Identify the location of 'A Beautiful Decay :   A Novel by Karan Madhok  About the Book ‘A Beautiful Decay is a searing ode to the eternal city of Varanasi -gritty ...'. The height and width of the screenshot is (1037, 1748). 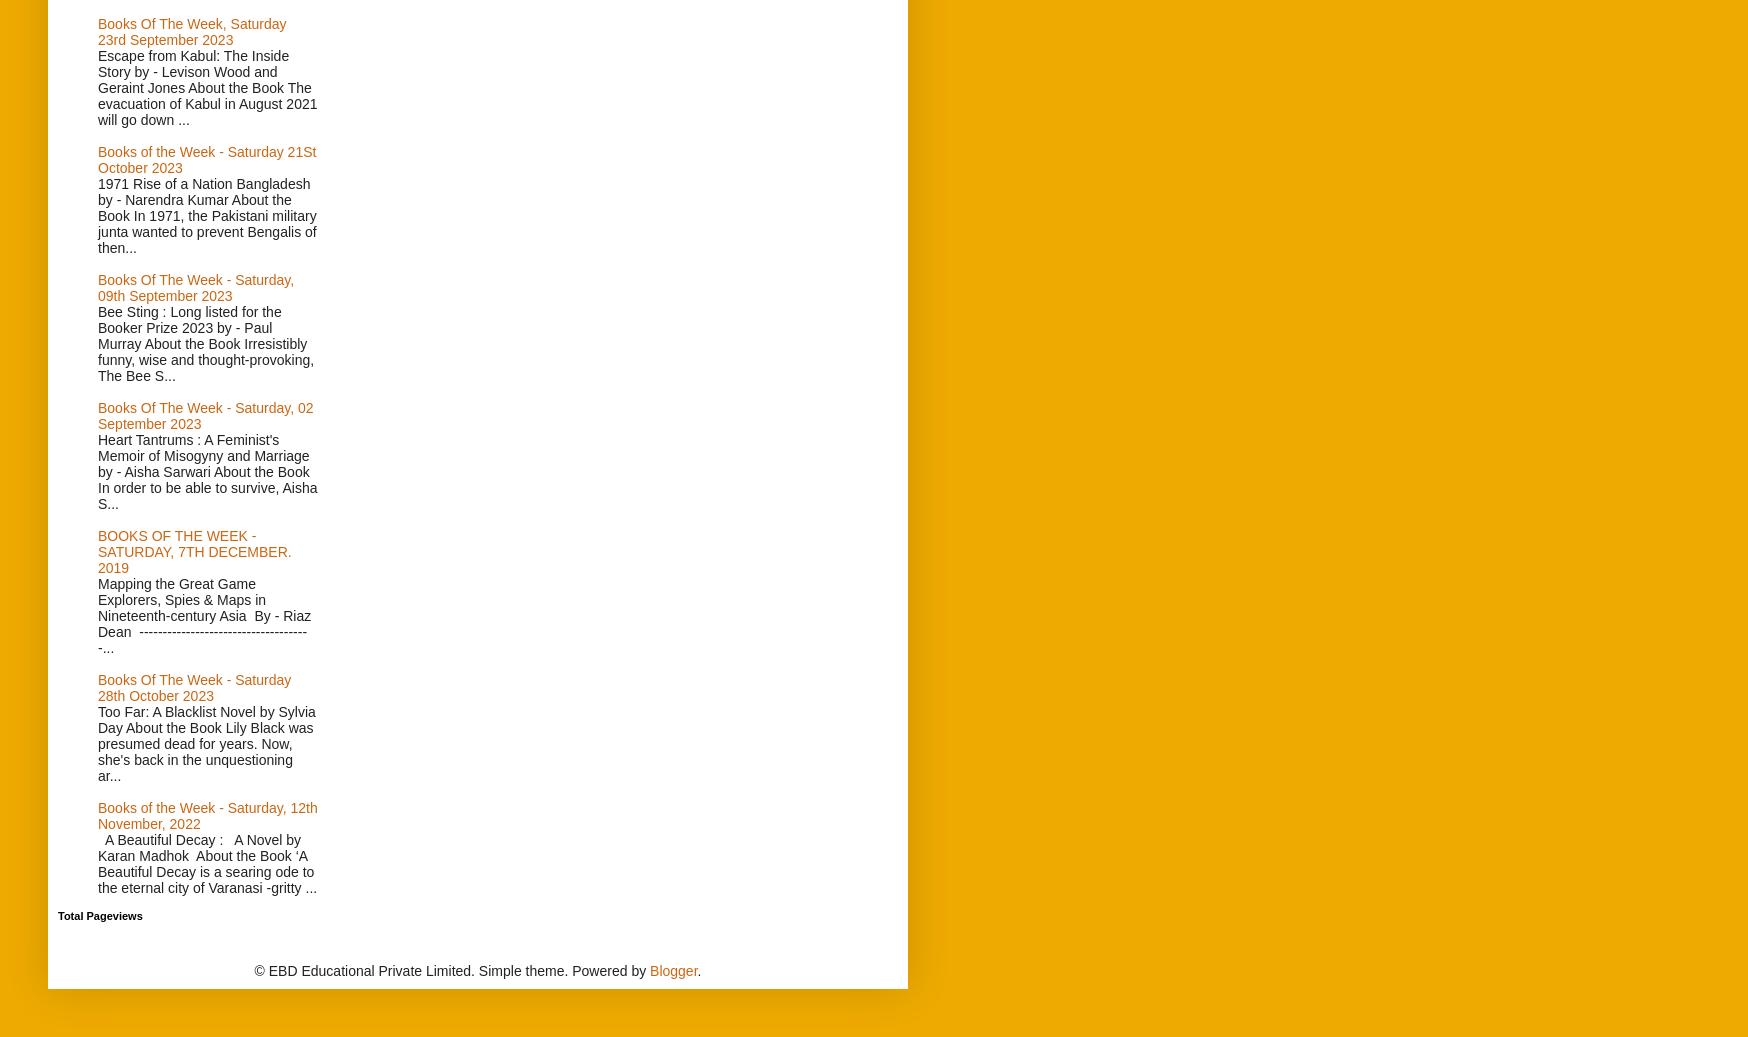
(206, 864).